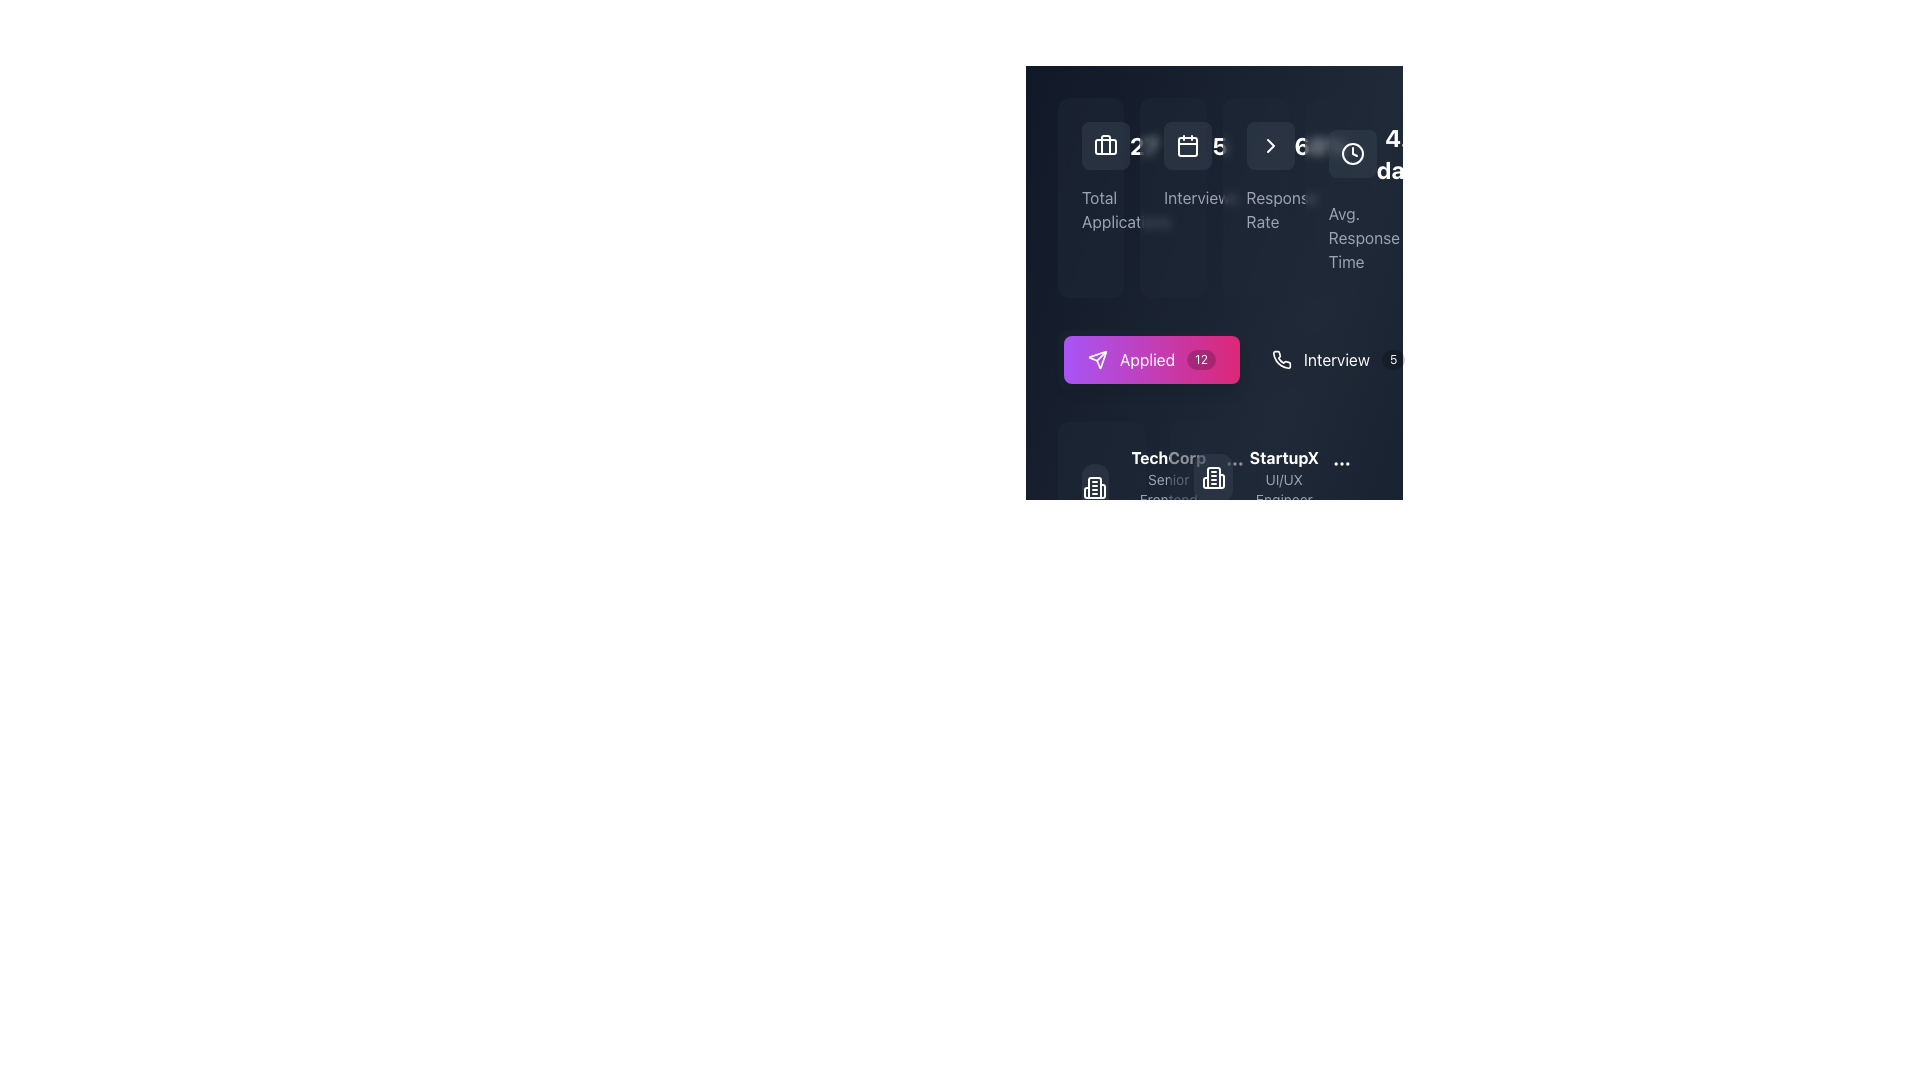 This screenshot has height=1080, width=1920. What do you see at coordinates (1337, 237) in the screenshot?
I see `static text label displaying 'Avg. Response Time' in light gray font, located below the statistic '4.2 days' in a dark-themed interface` at bounding box center [1337, 237].